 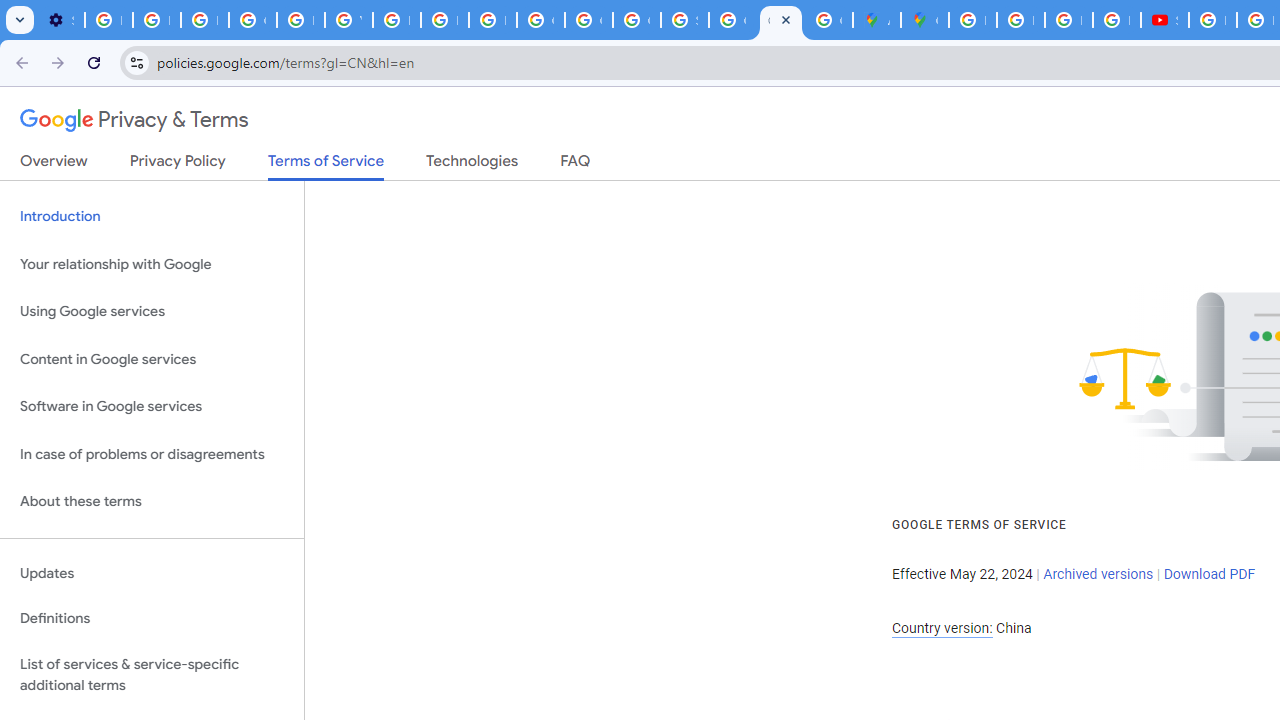 What do you see at coordinates (151, 312) in the screenshot?
I see `'Using Google services'` at bounding box center [151, 312].